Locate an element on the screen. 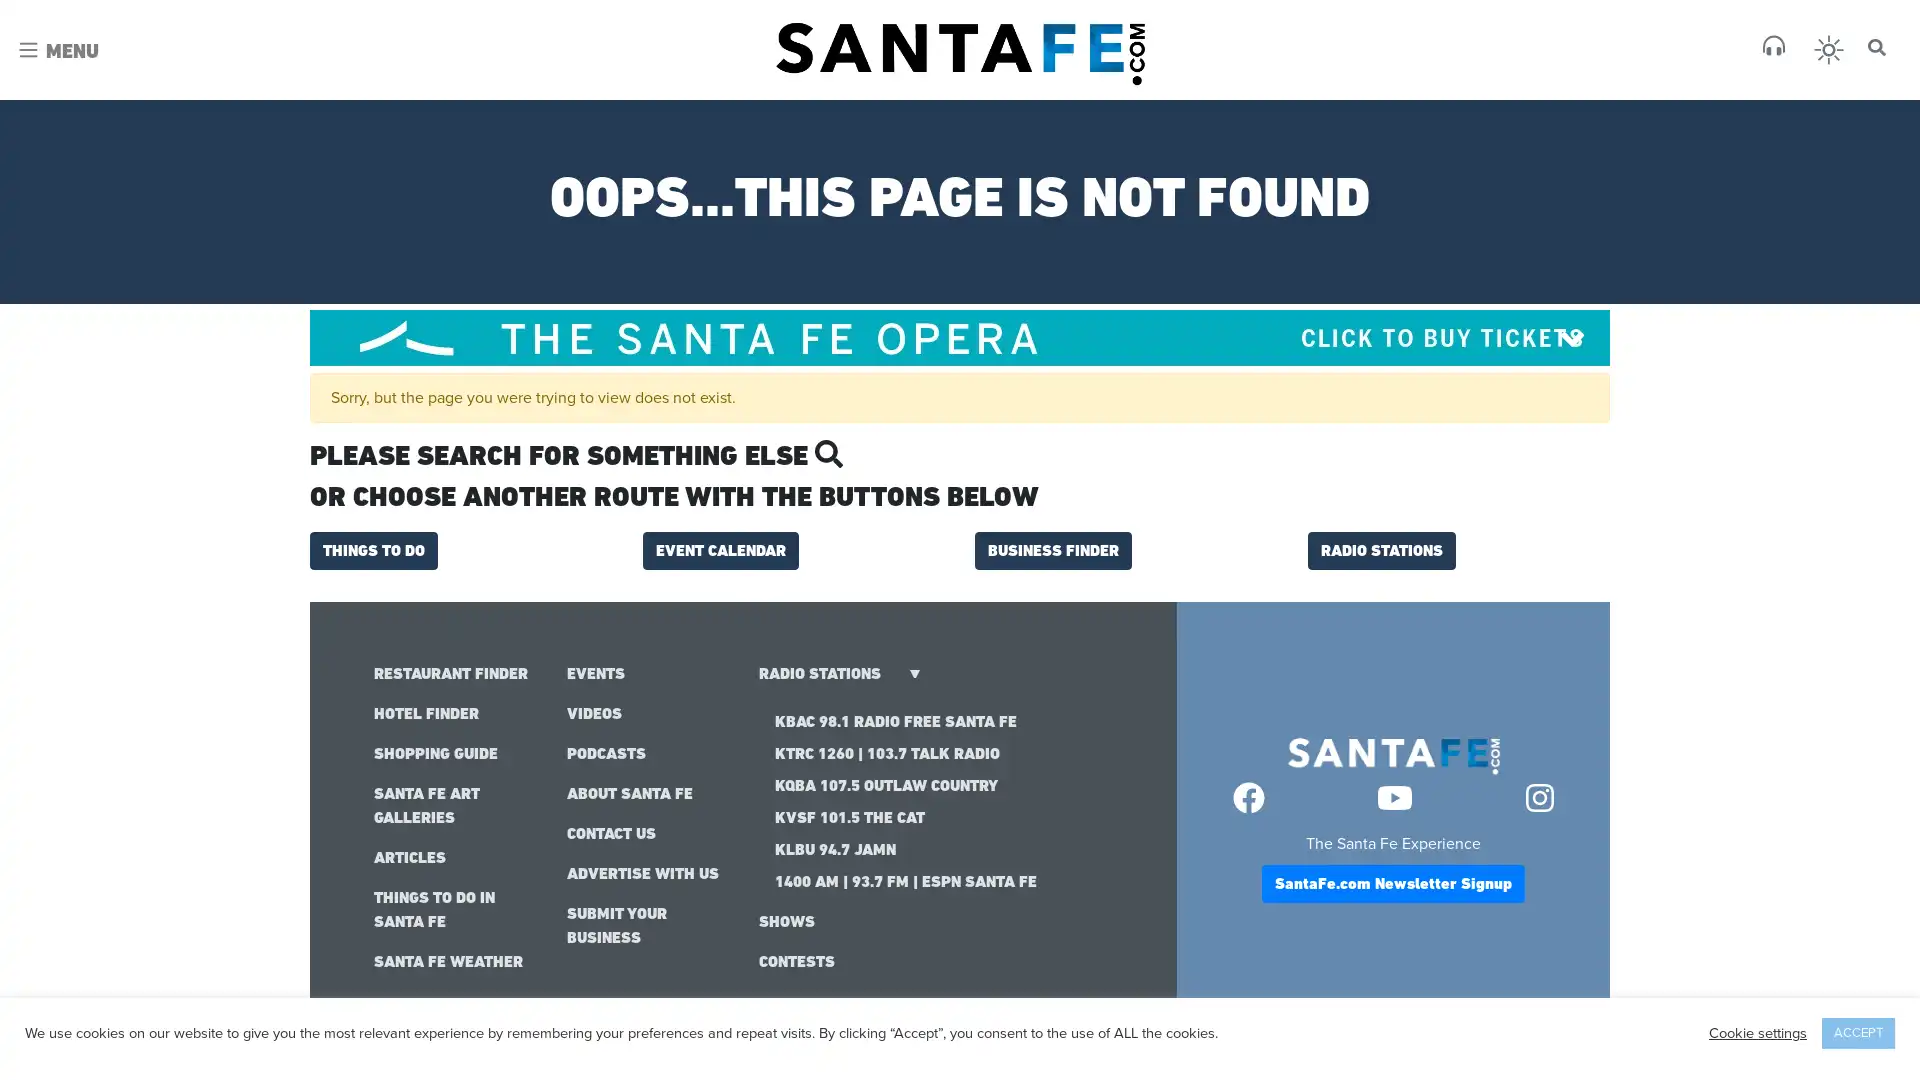  EVENT CALENDAR is located at coordinates (720, 550).